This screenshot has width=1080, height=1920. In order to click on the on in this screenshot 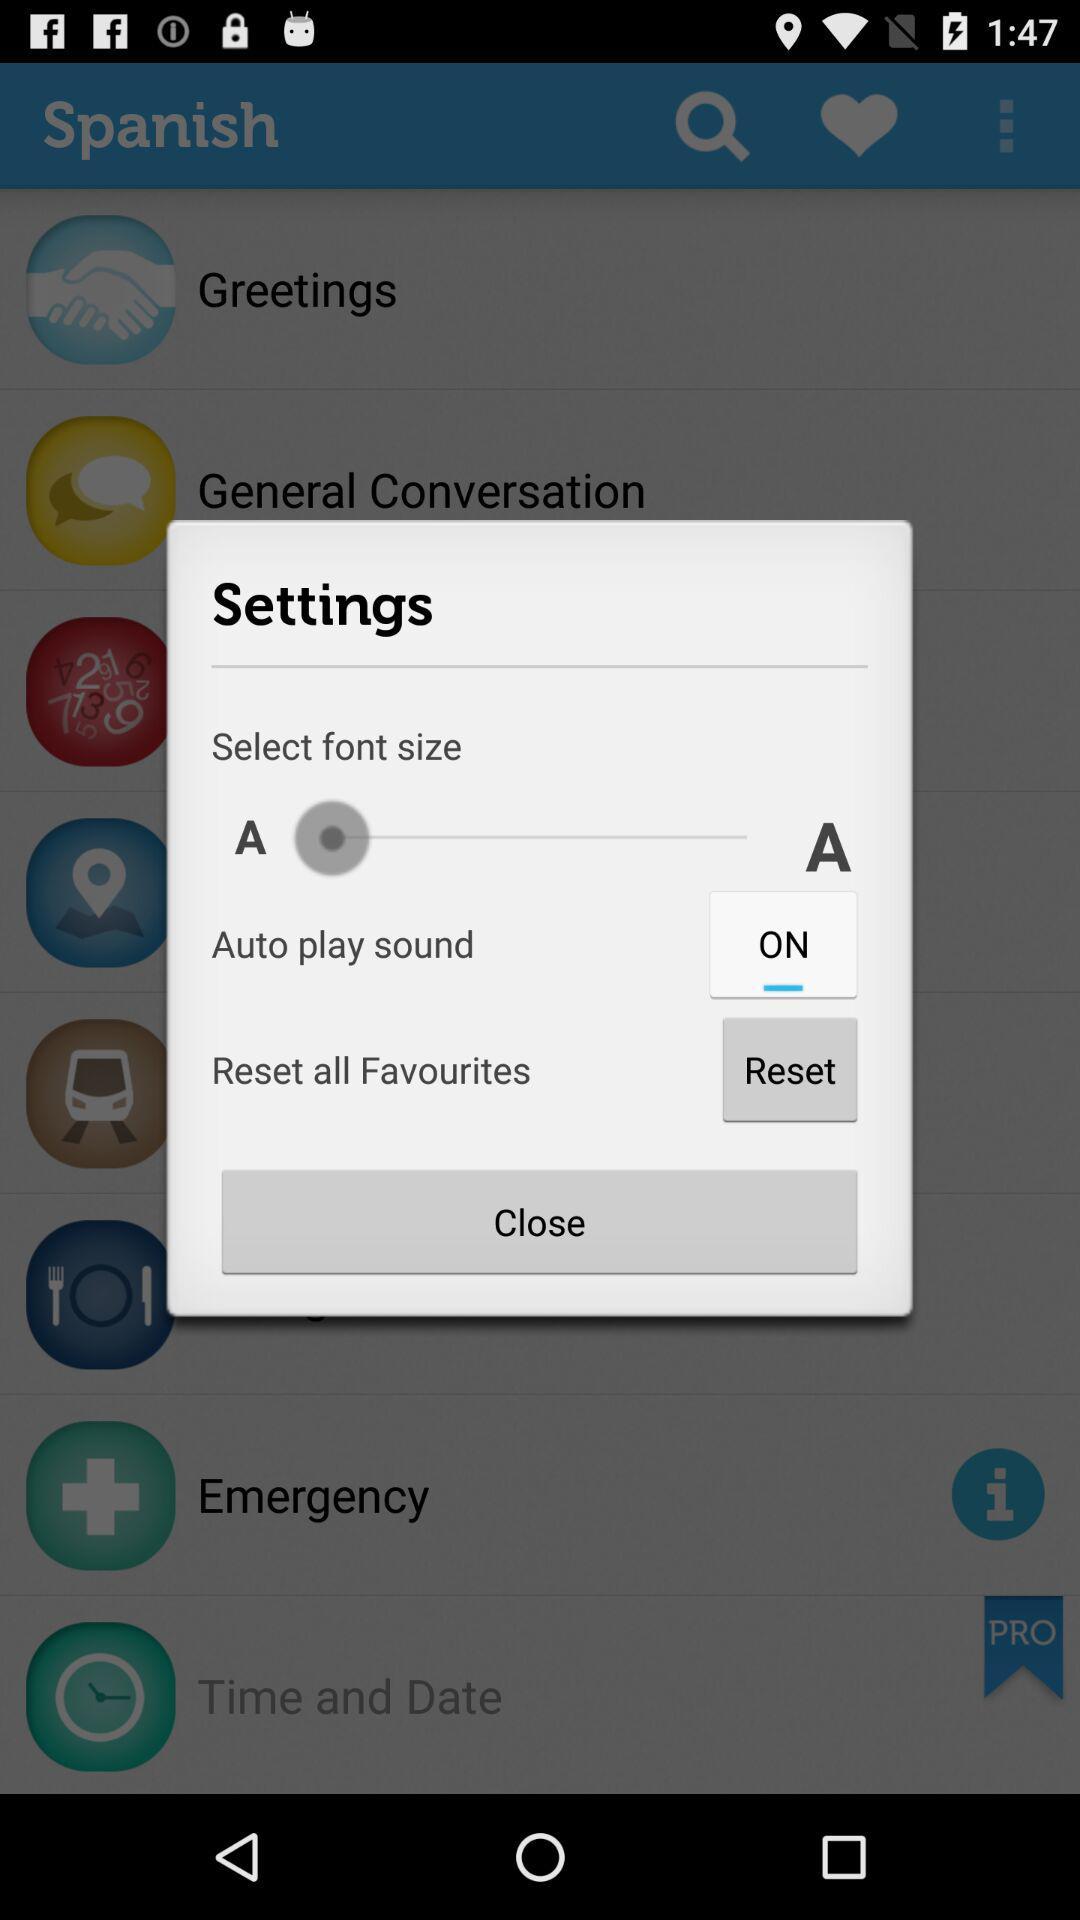, I will do `click(782, 942)`.